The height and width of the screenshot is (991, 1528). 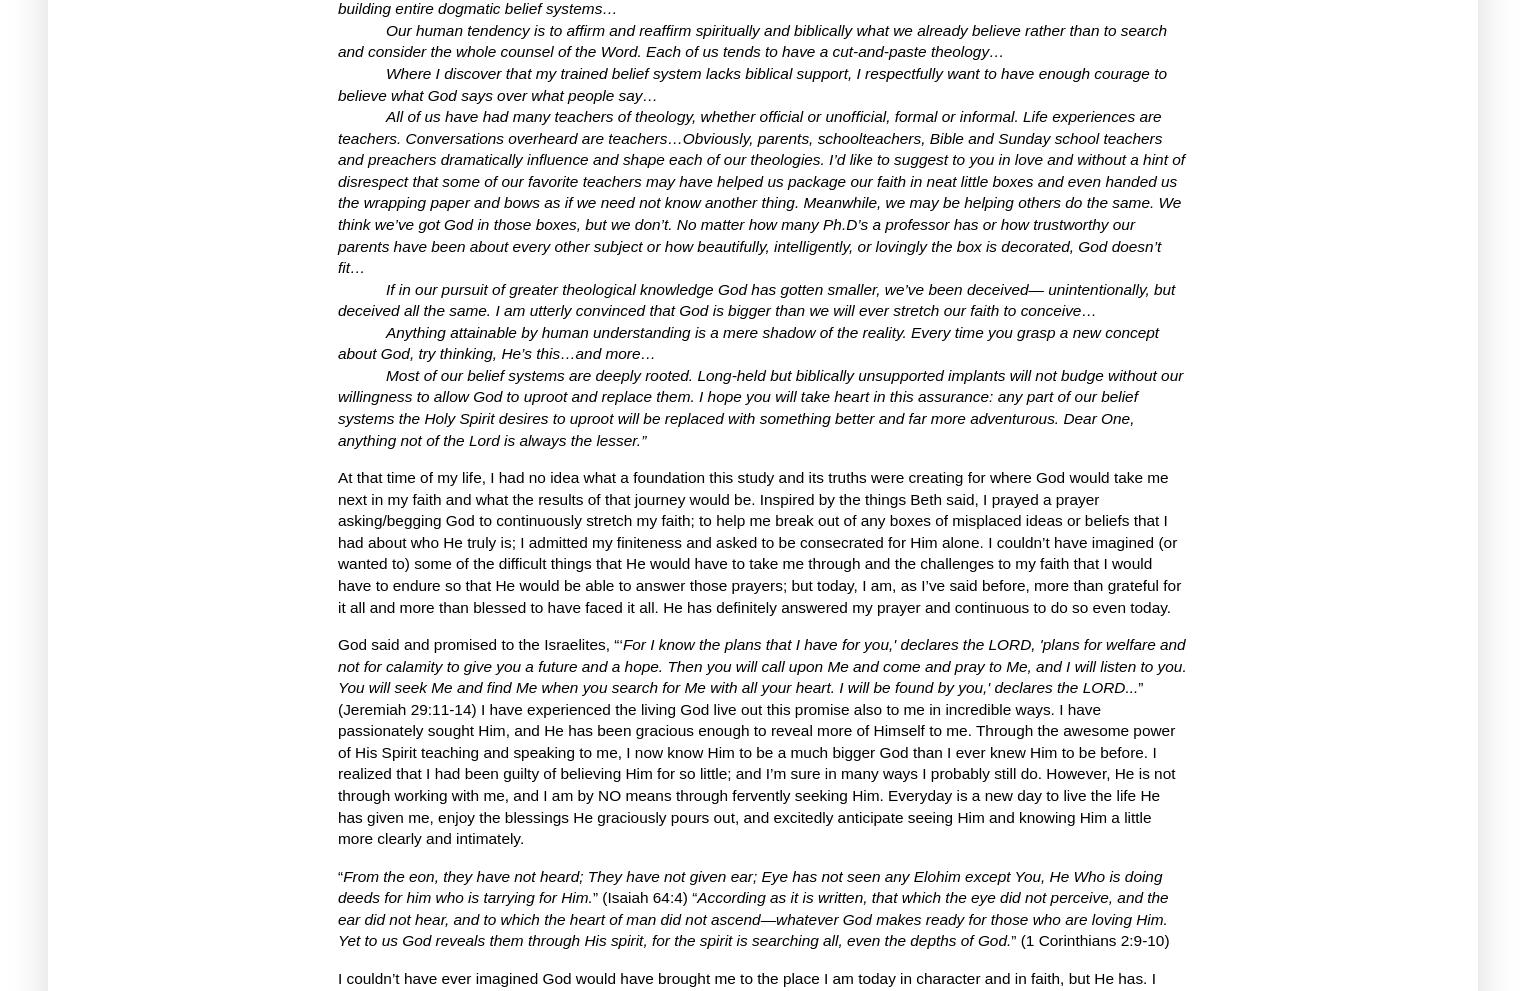 What do you see at coordinates (739, 697) in the screenshot?
I see `'” (Jeremiah 29:11-14)'` at bounding box center [739, 697].